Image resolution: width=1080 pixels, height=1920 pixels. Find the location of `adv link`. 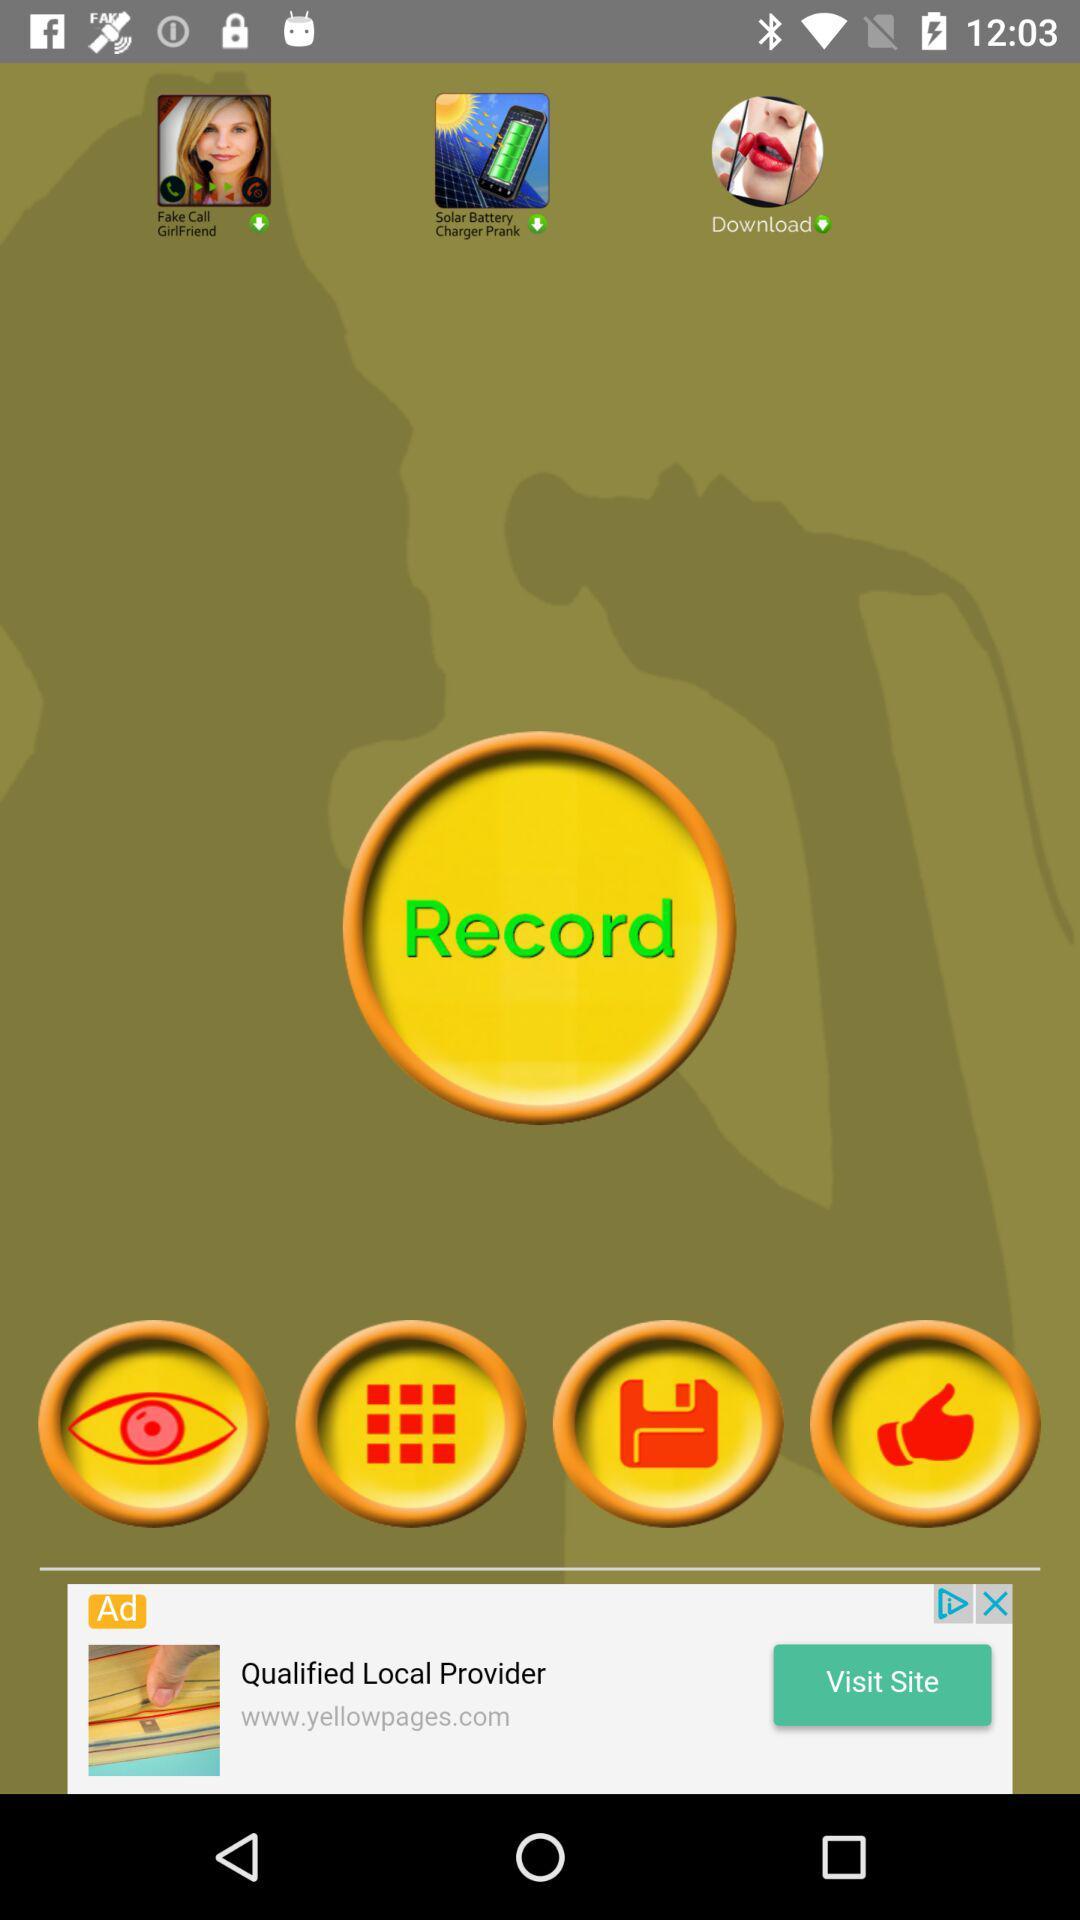

adv link is located at coordinates (817, 219).